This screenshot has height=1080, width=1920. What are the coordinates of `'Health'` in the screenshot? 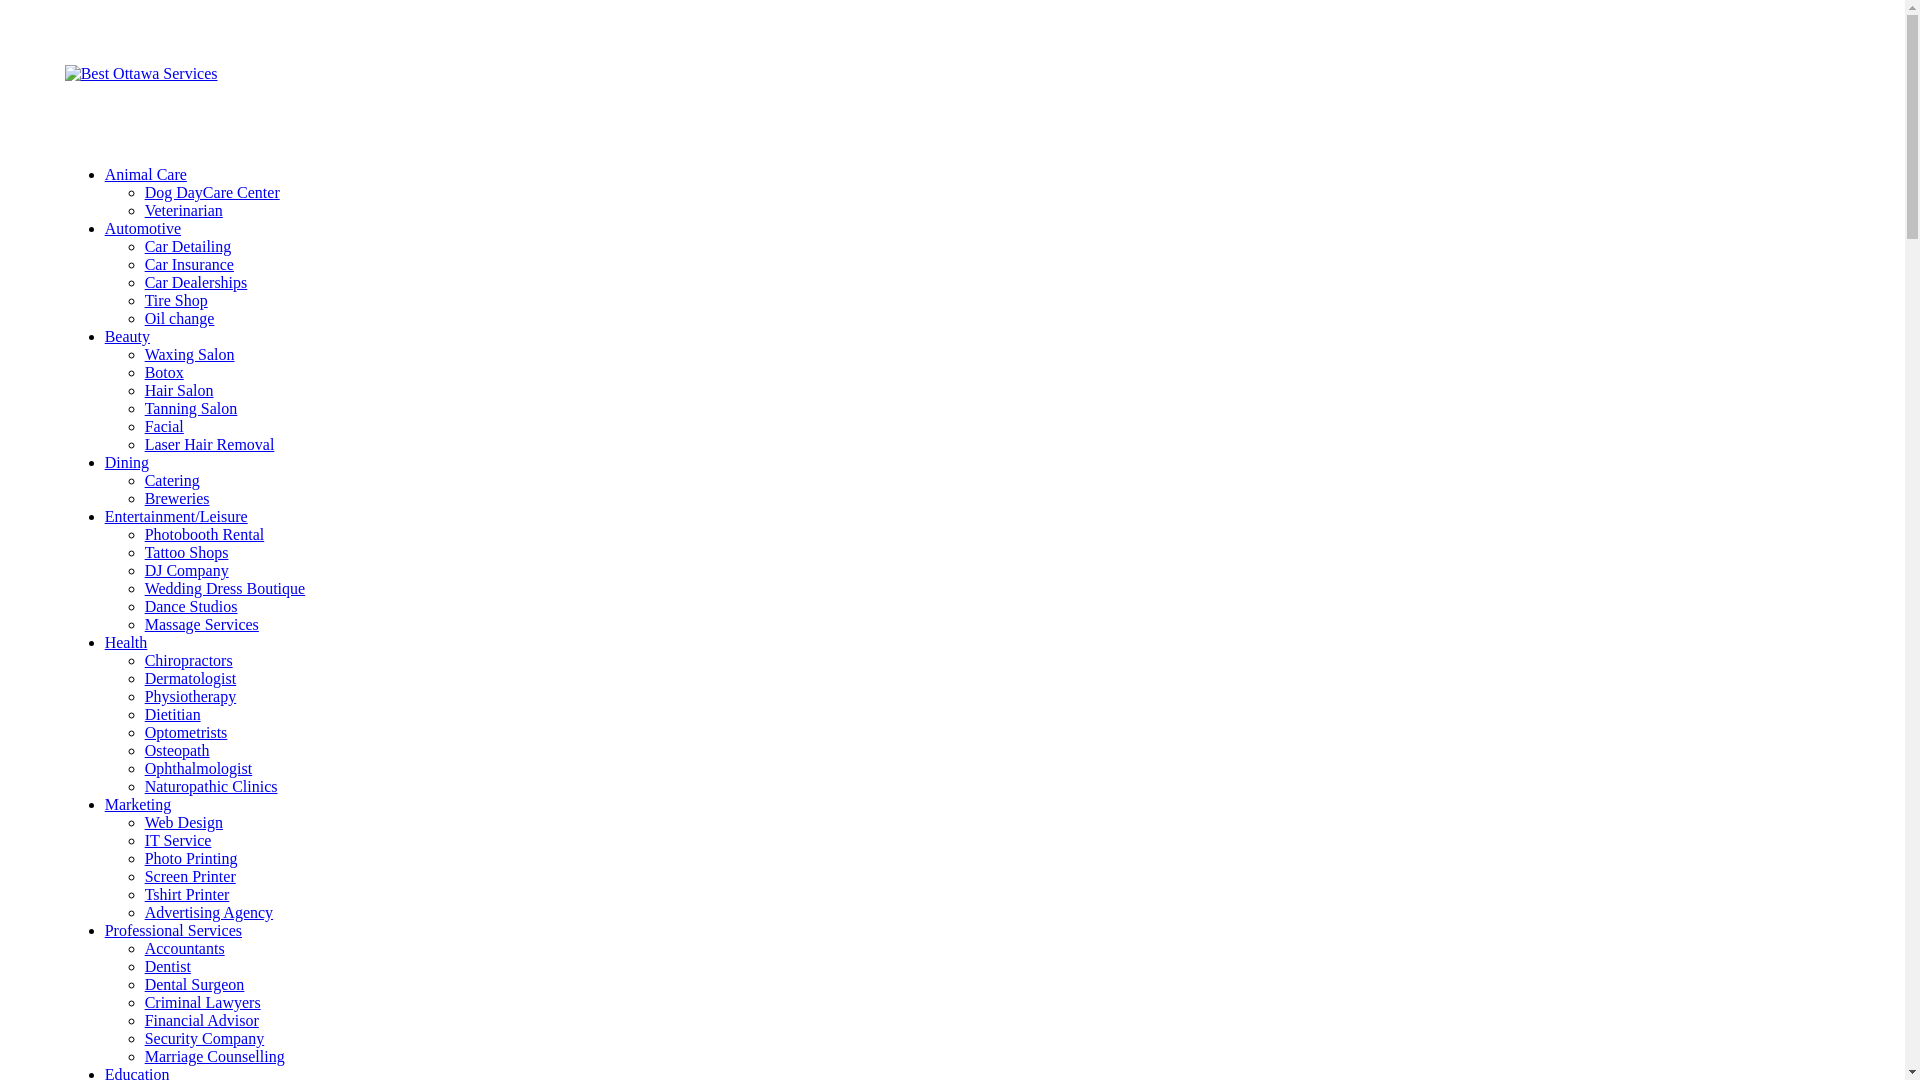 It's located at (104, 642).